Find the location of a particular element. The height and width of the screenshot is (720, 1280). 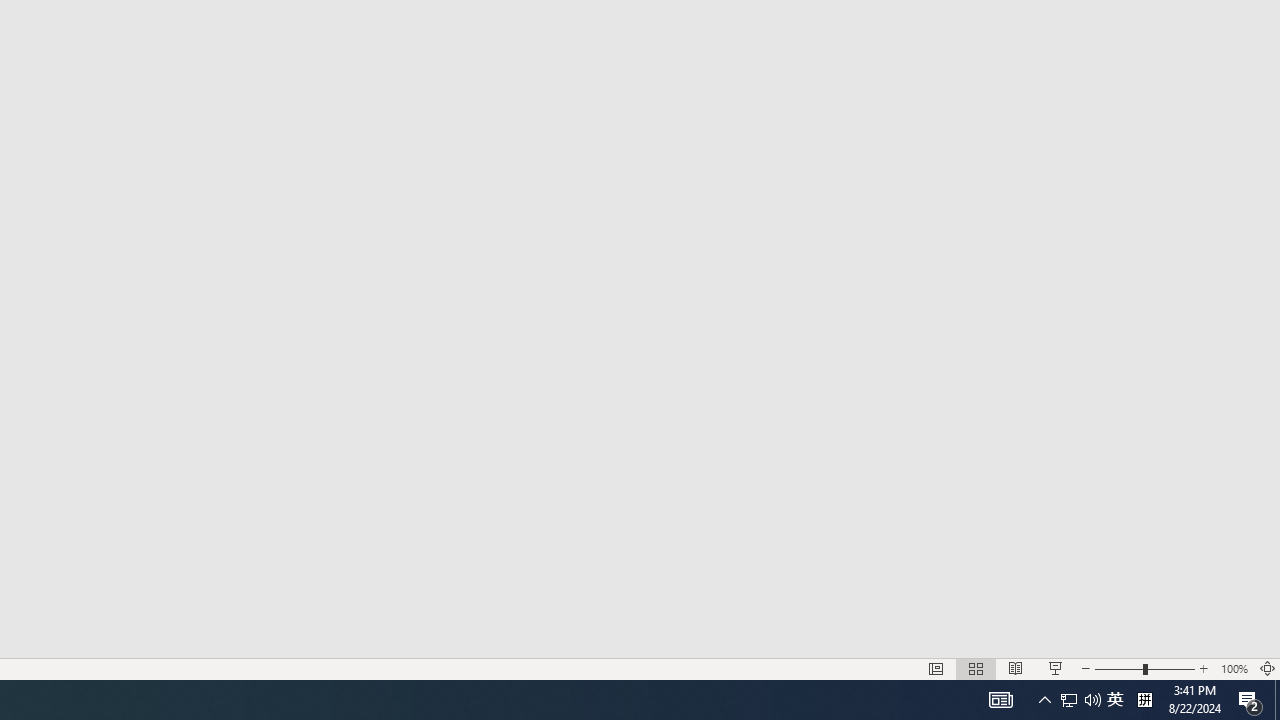

'Normal' is located at coordinates (935, 669).